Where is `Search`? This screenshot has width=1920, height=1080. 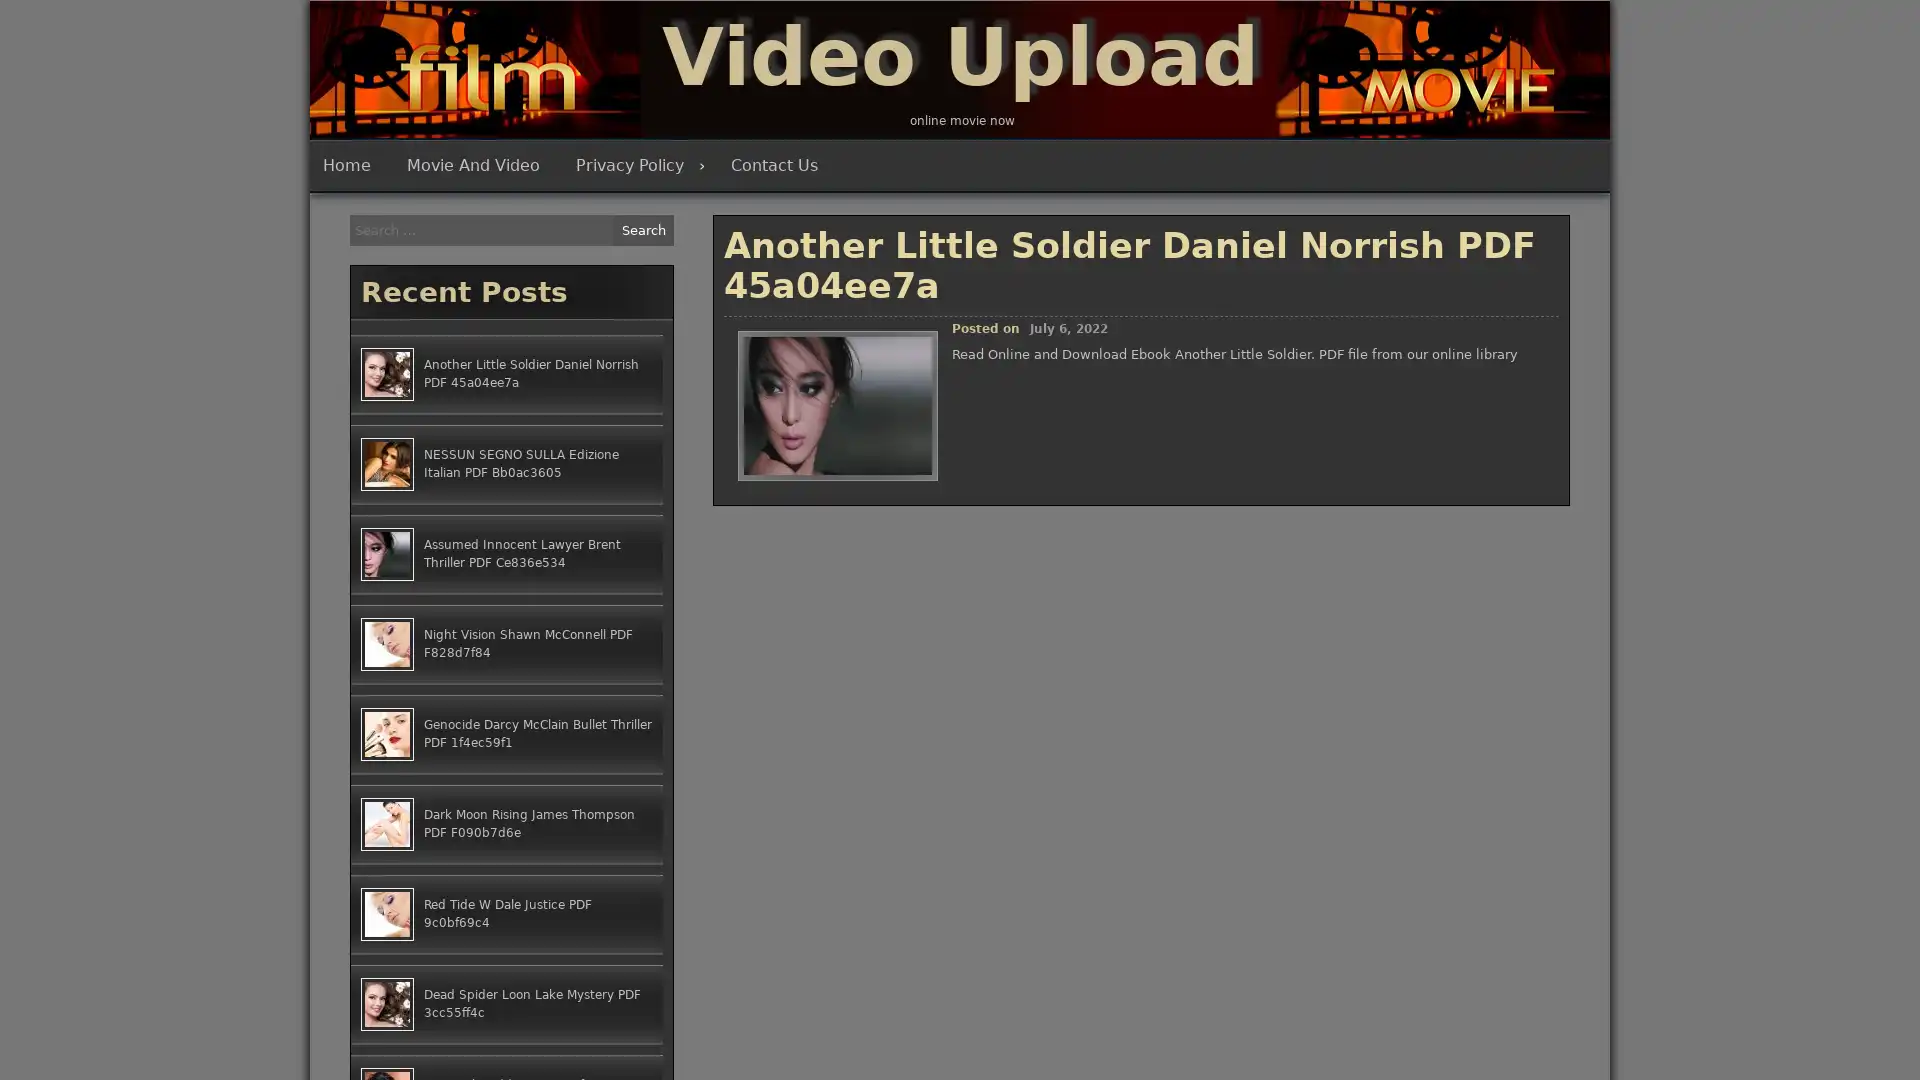
Search is located at coordinates (643, 229).